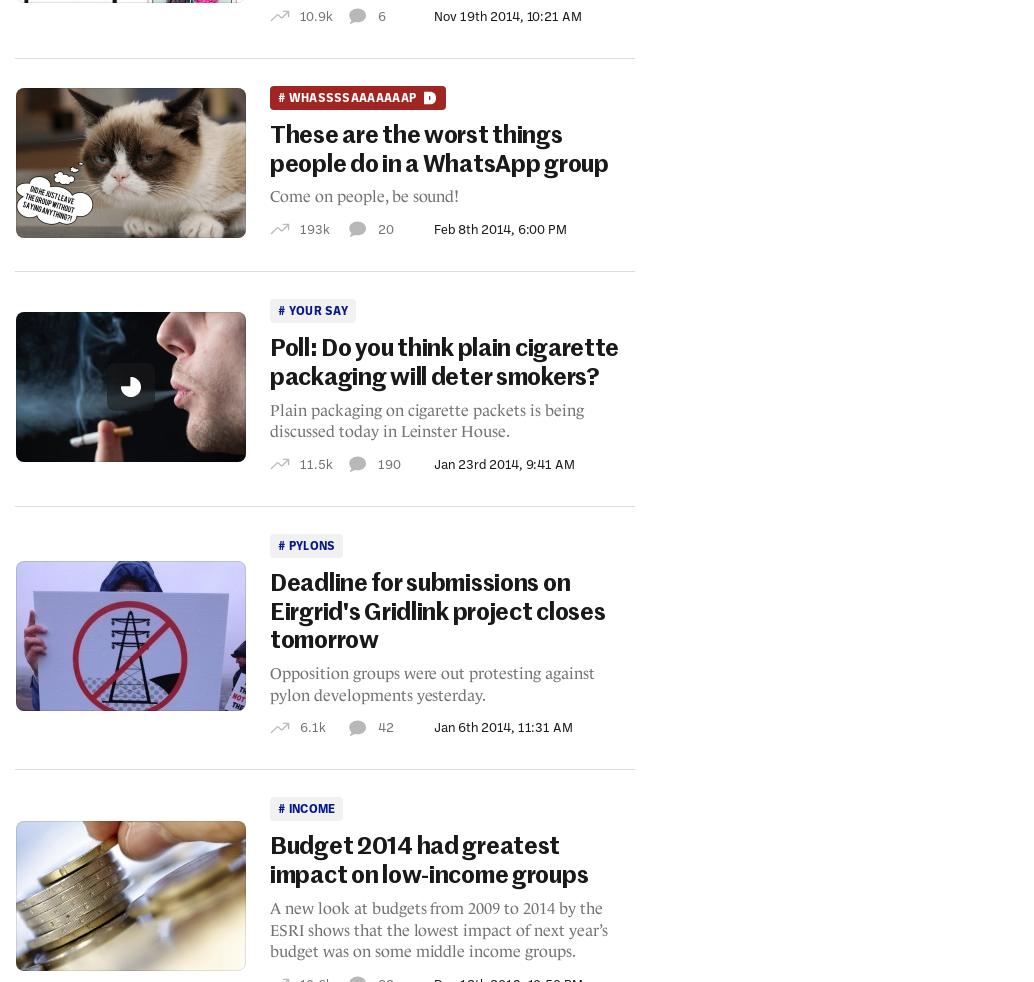  What do you see at coordinates (314, 463) in the screenshot?
I see `'11.5k'` at bounding box center [314, 463].